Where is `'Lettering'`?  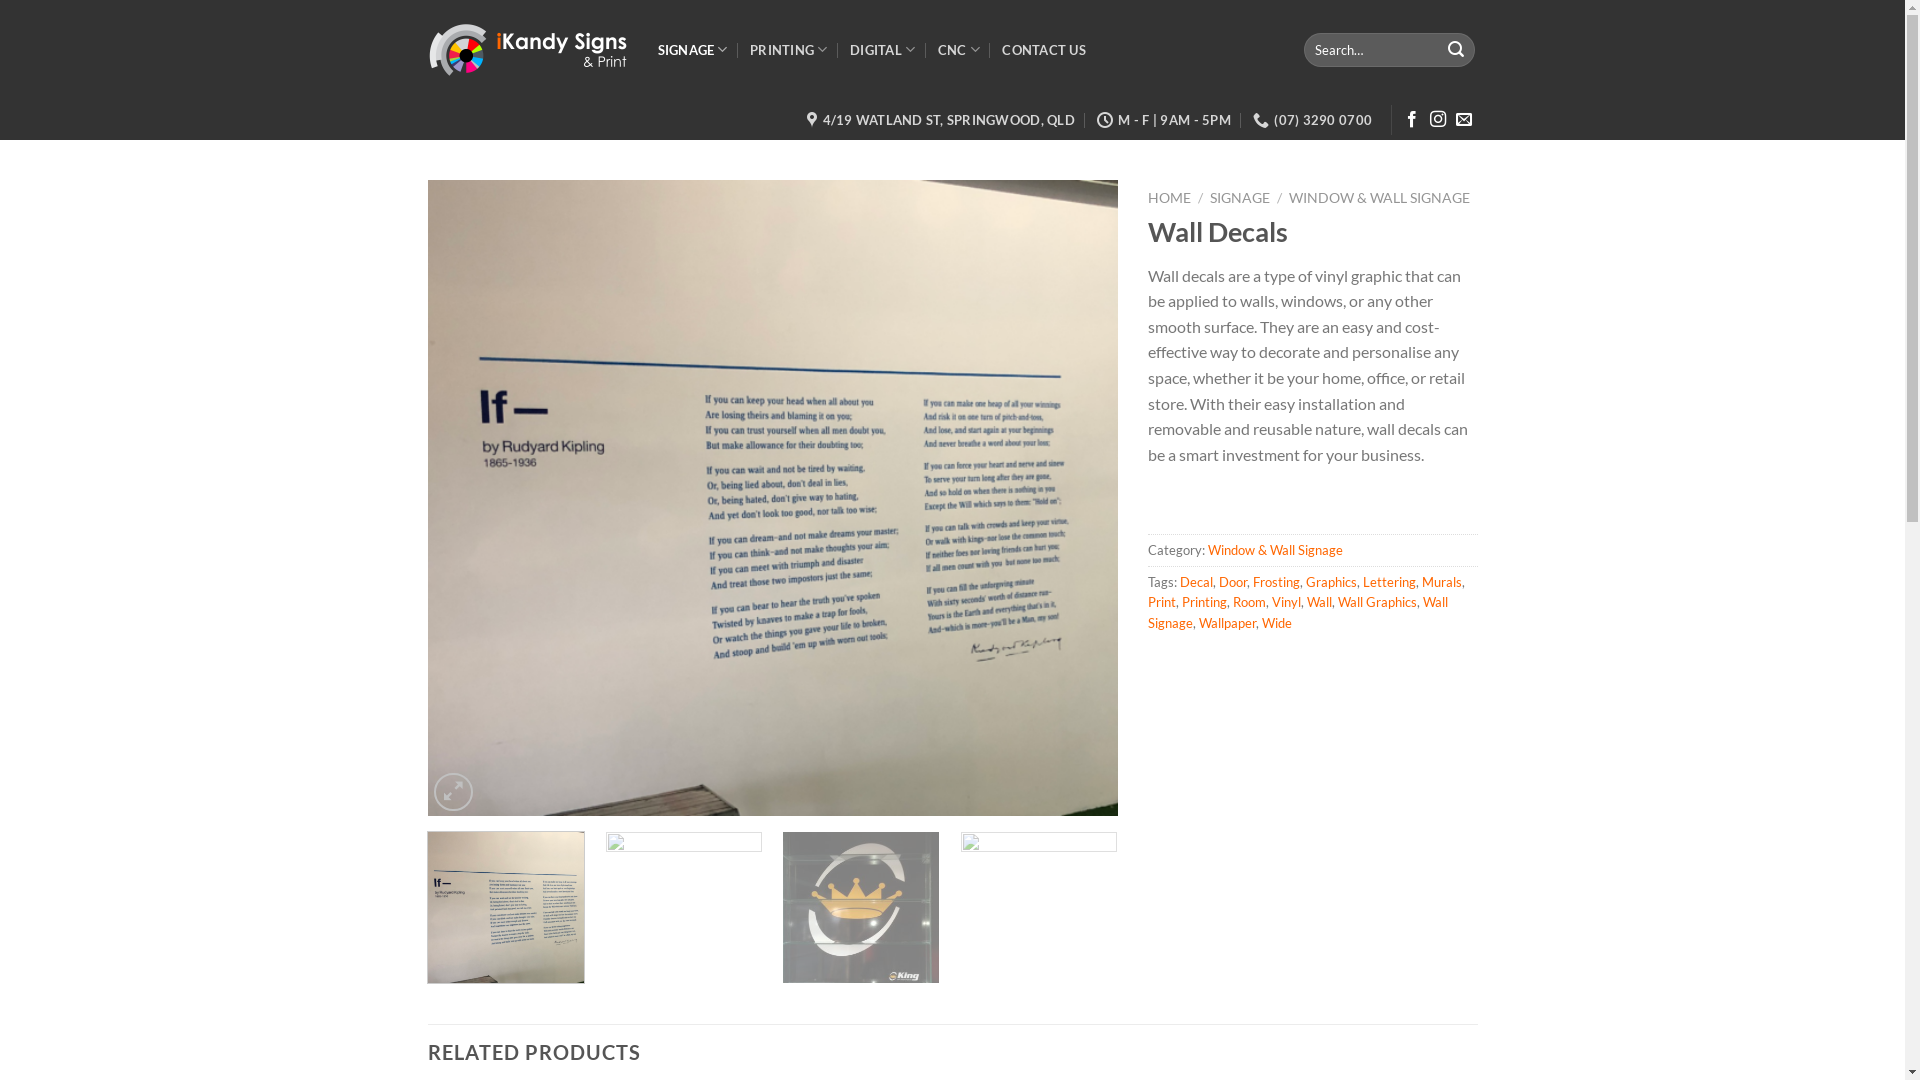
'Lettering' is located at coordinates (1361, 582).